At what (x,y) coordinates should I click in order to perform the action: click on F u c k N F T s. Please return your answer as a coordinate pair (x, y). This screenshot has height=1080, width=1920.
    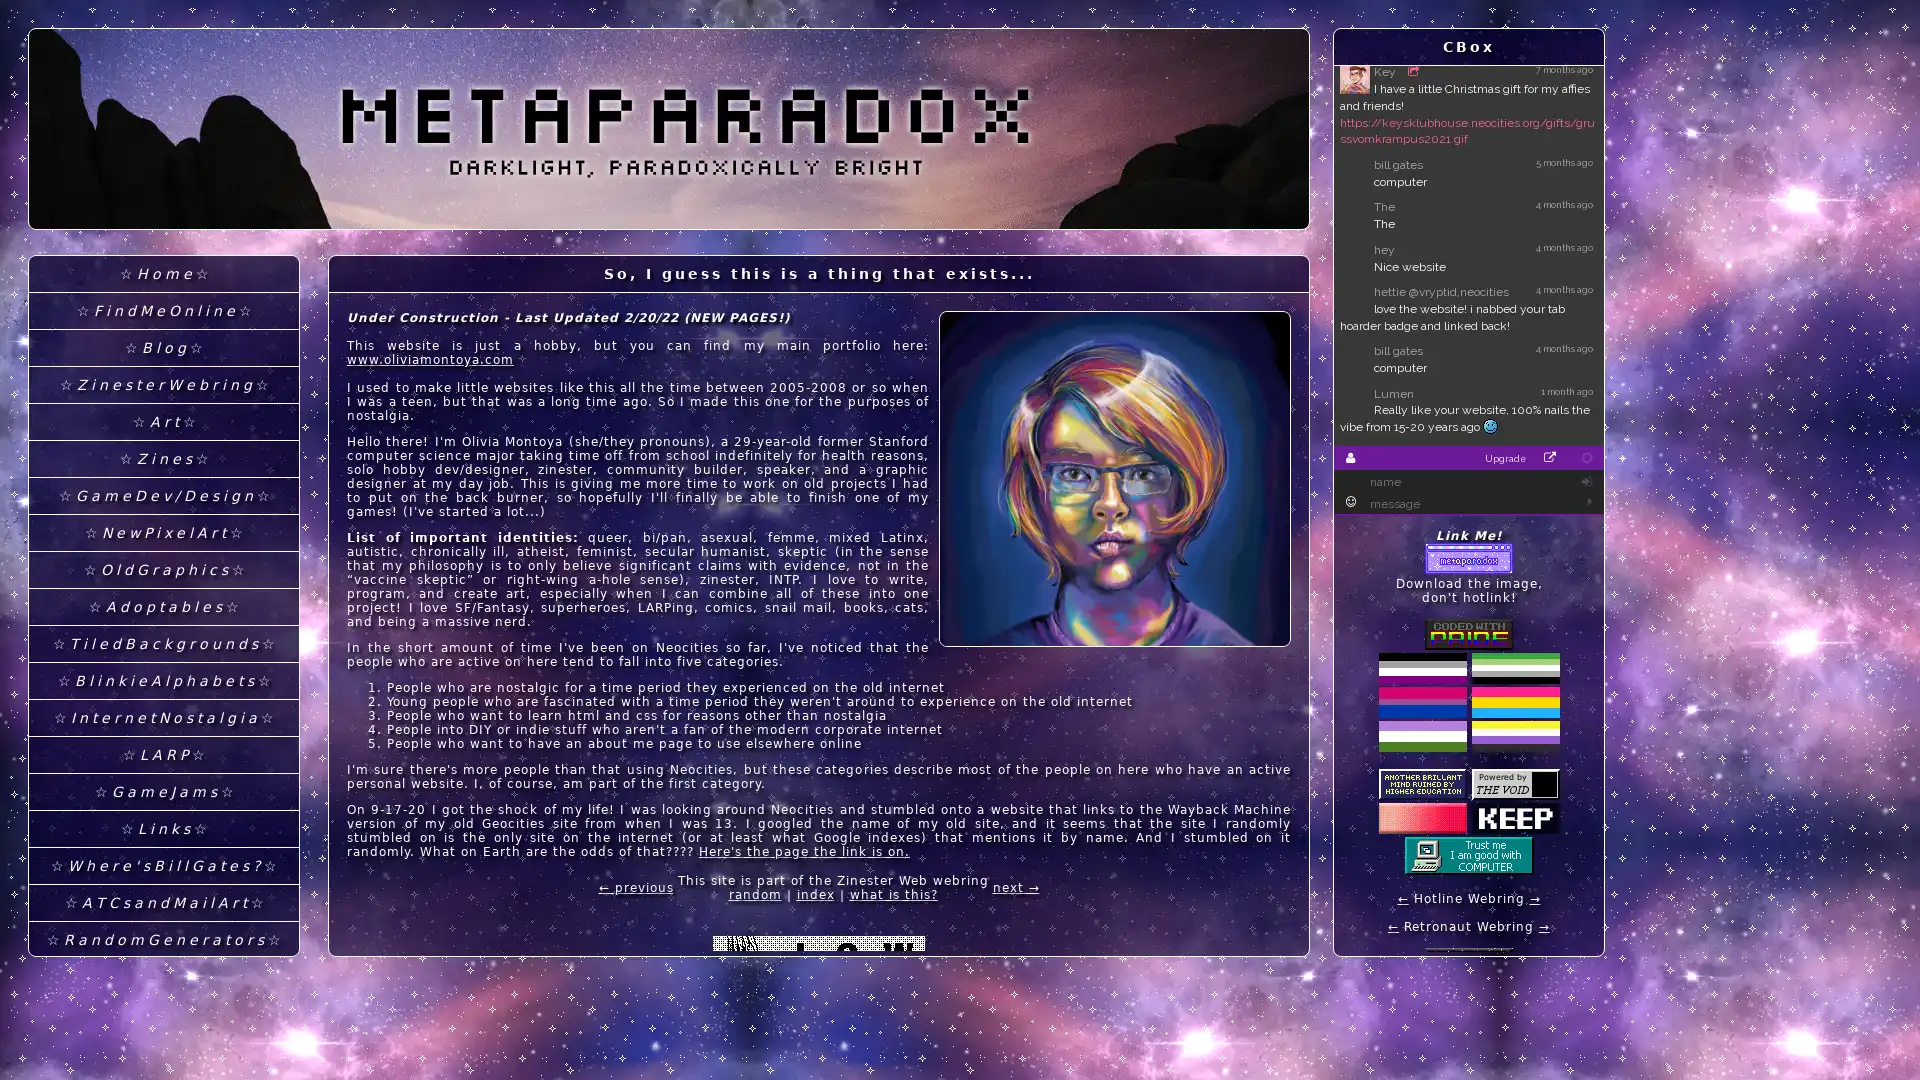
    Looking at the image, I should click on (163, 976).